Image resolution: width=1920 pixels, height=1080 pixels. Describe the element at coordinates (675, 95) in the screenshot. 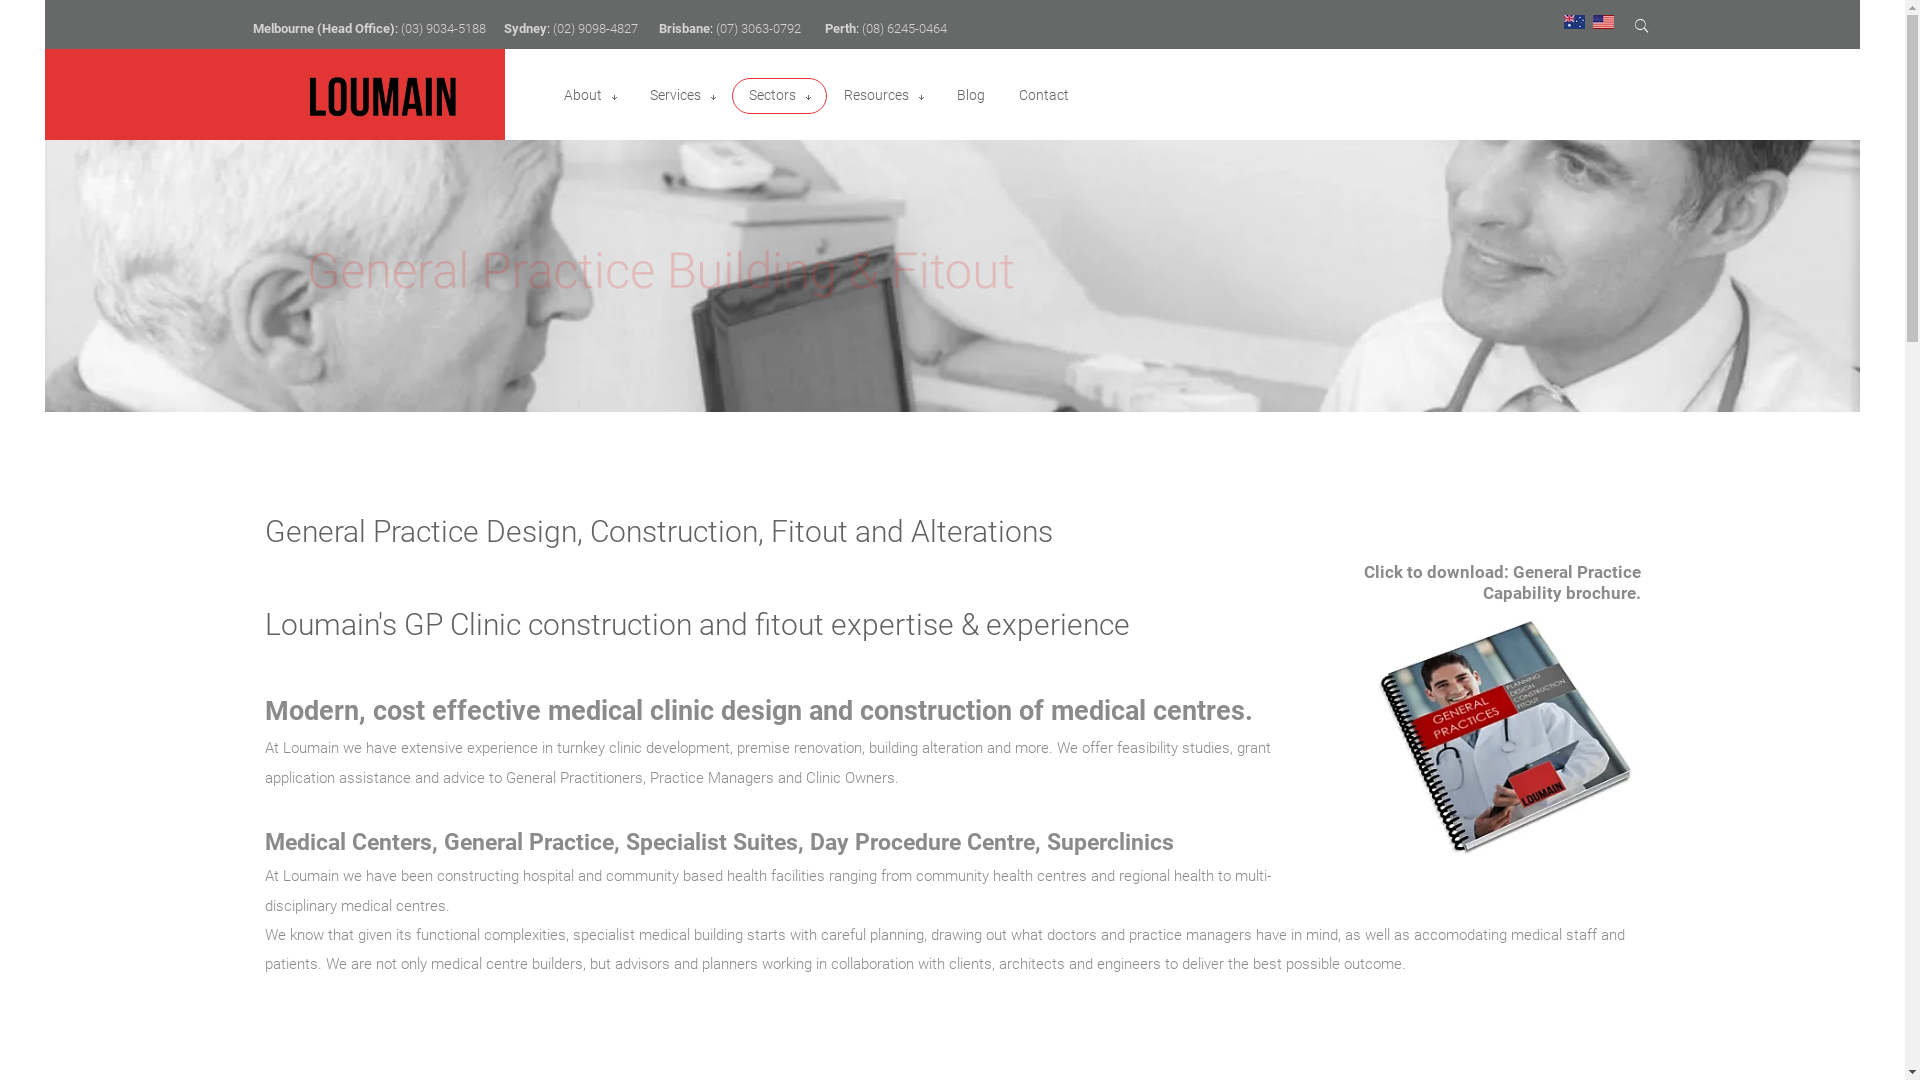

I see `'Services'` at that location.